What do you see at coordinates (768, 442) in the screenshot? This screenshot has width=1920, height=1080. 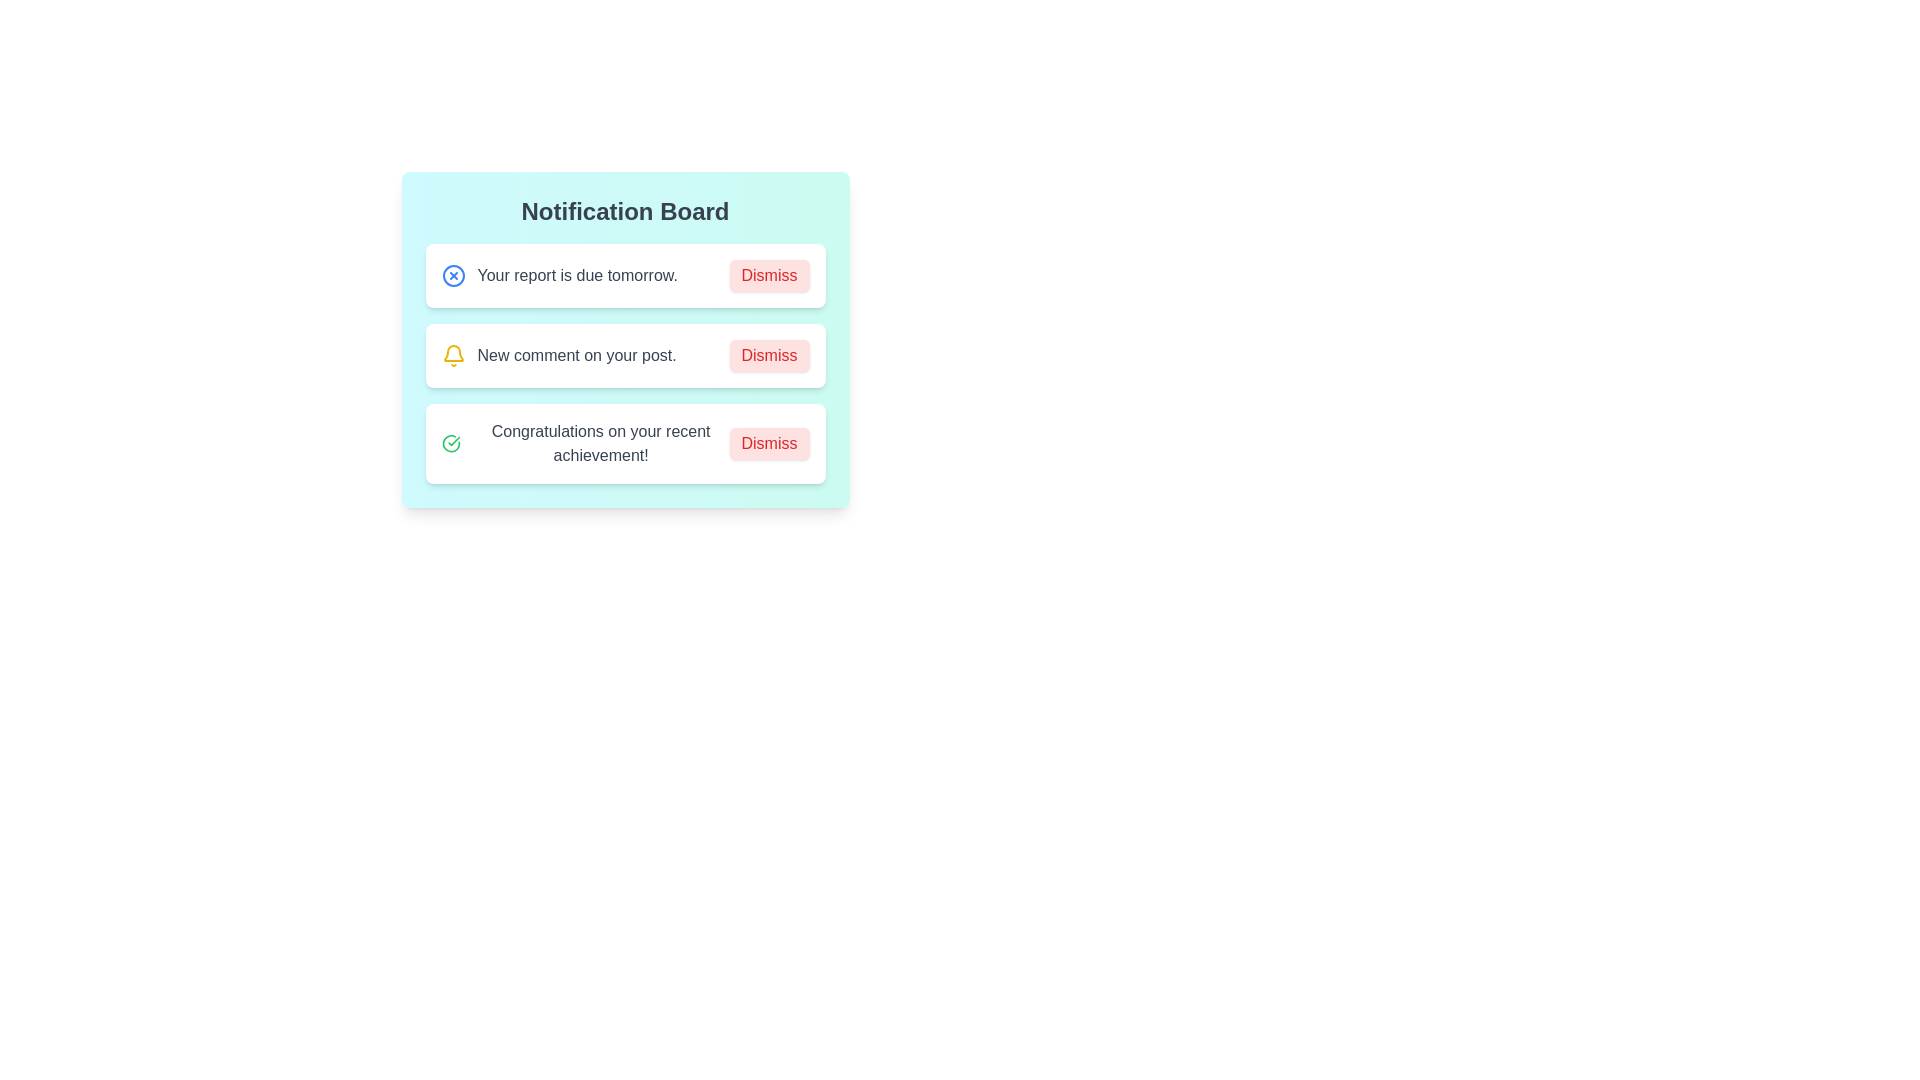 I see `'Dismiss' button for the notification with the message 'Congratulations on your recent achievement!'` at bounding box center [768, 442].